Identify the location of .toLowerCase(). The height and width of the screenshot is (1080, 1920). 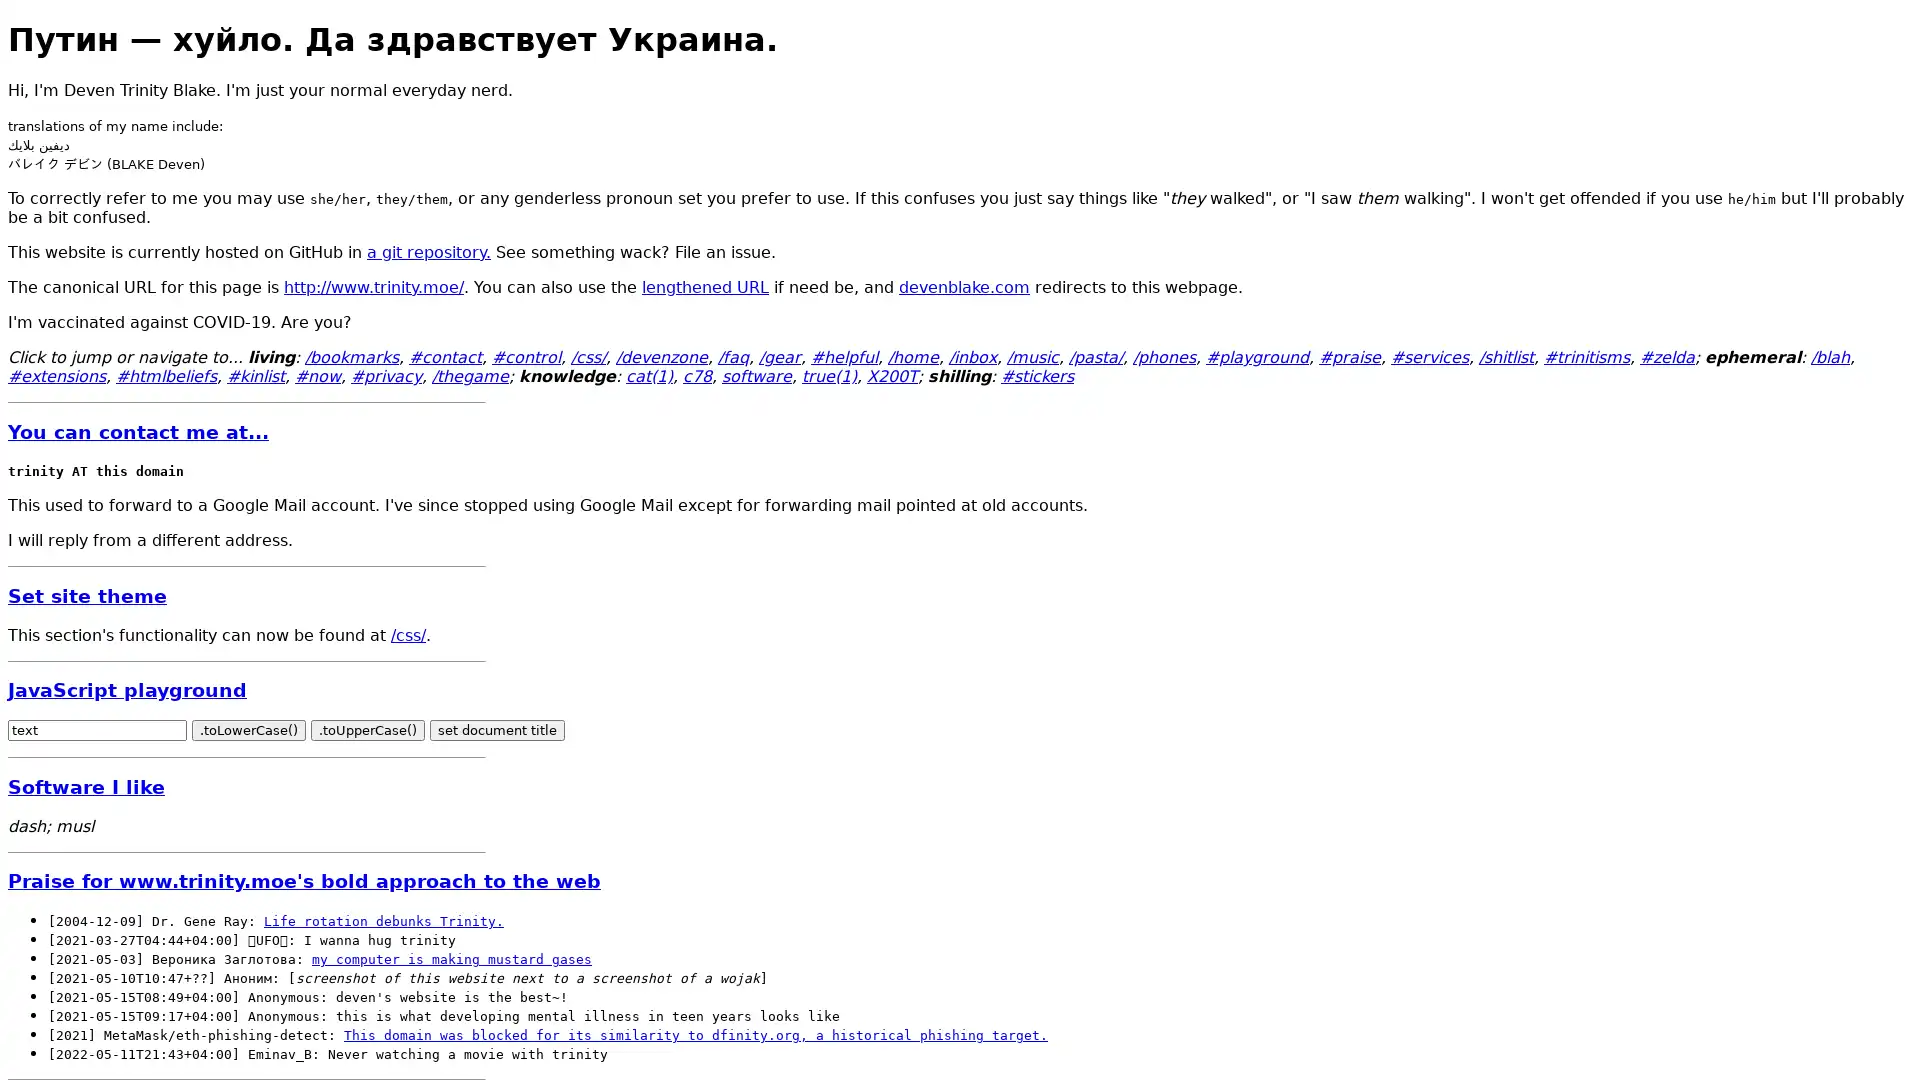
(248, 730).